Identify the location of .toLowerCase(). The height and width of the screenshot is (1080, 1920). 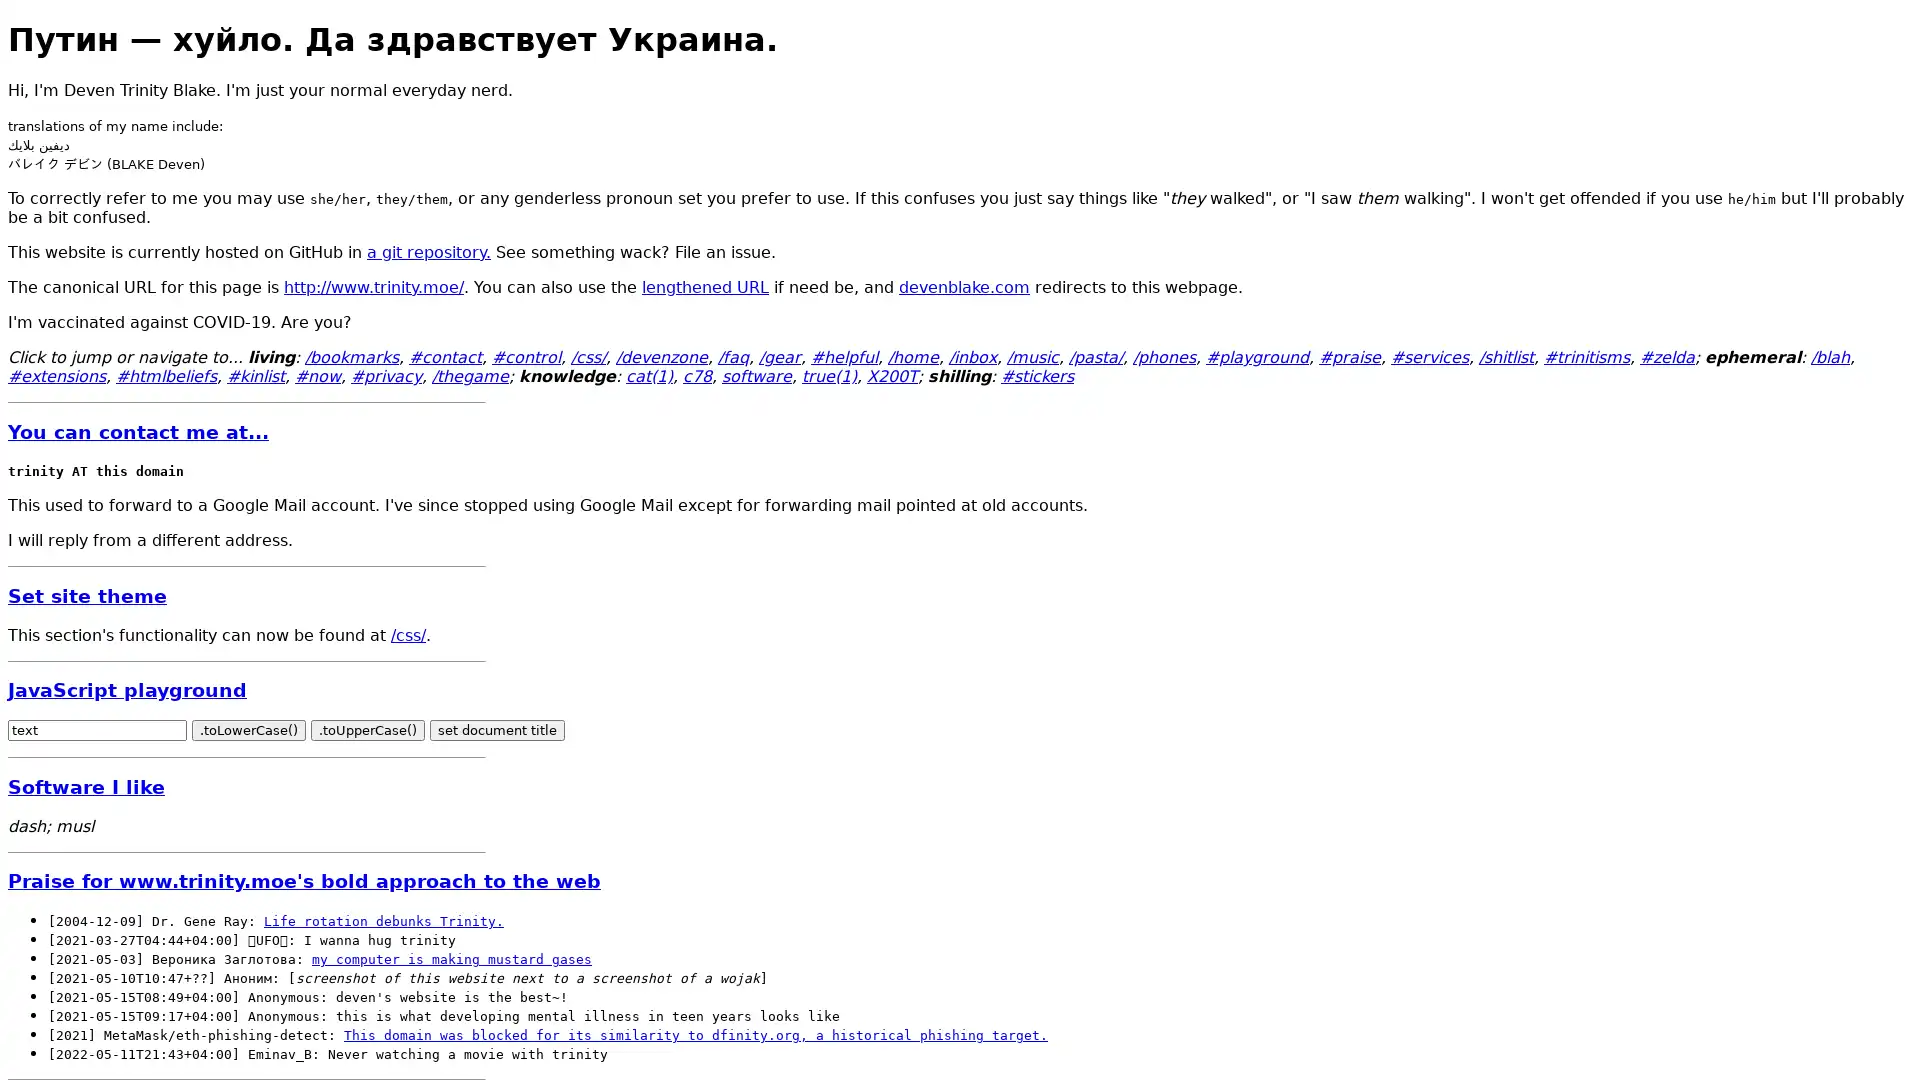
(248, 730).